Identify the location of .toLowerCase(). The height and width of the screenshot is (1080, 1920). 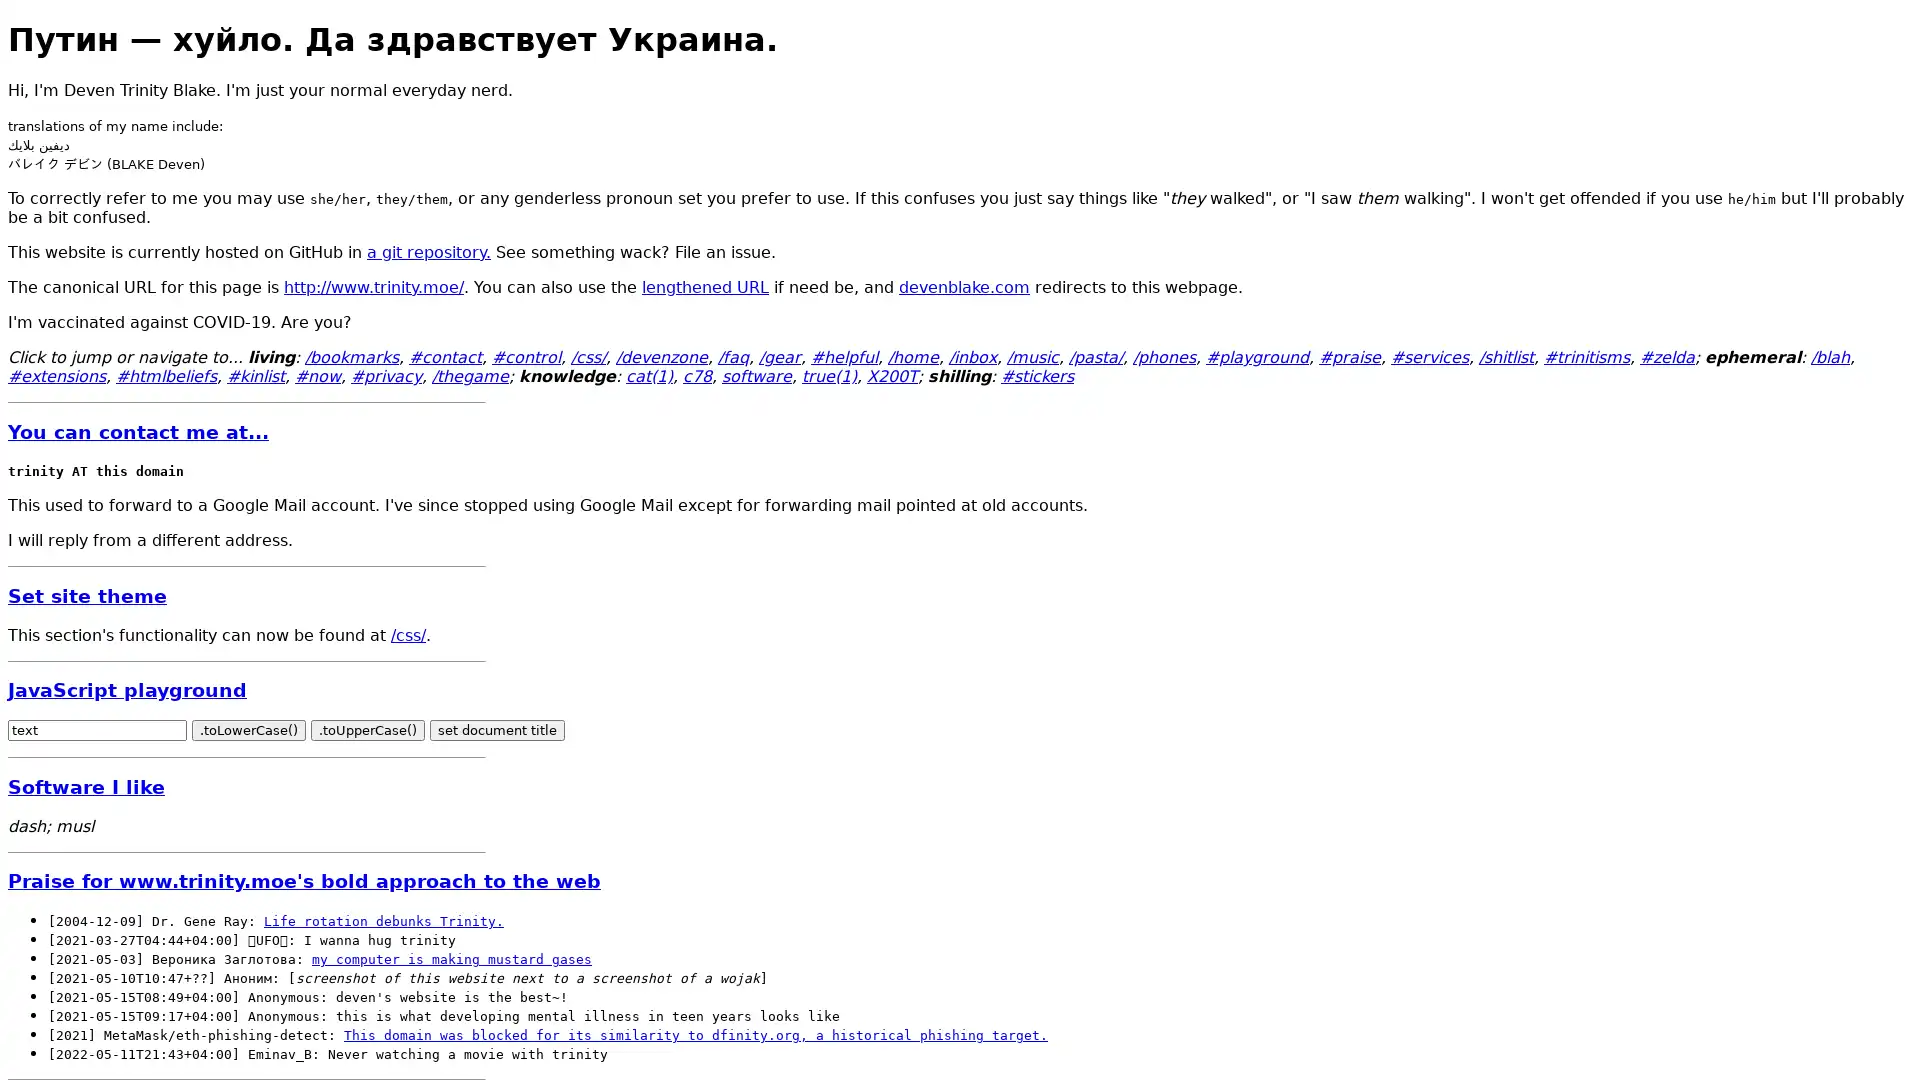
(248, 730).